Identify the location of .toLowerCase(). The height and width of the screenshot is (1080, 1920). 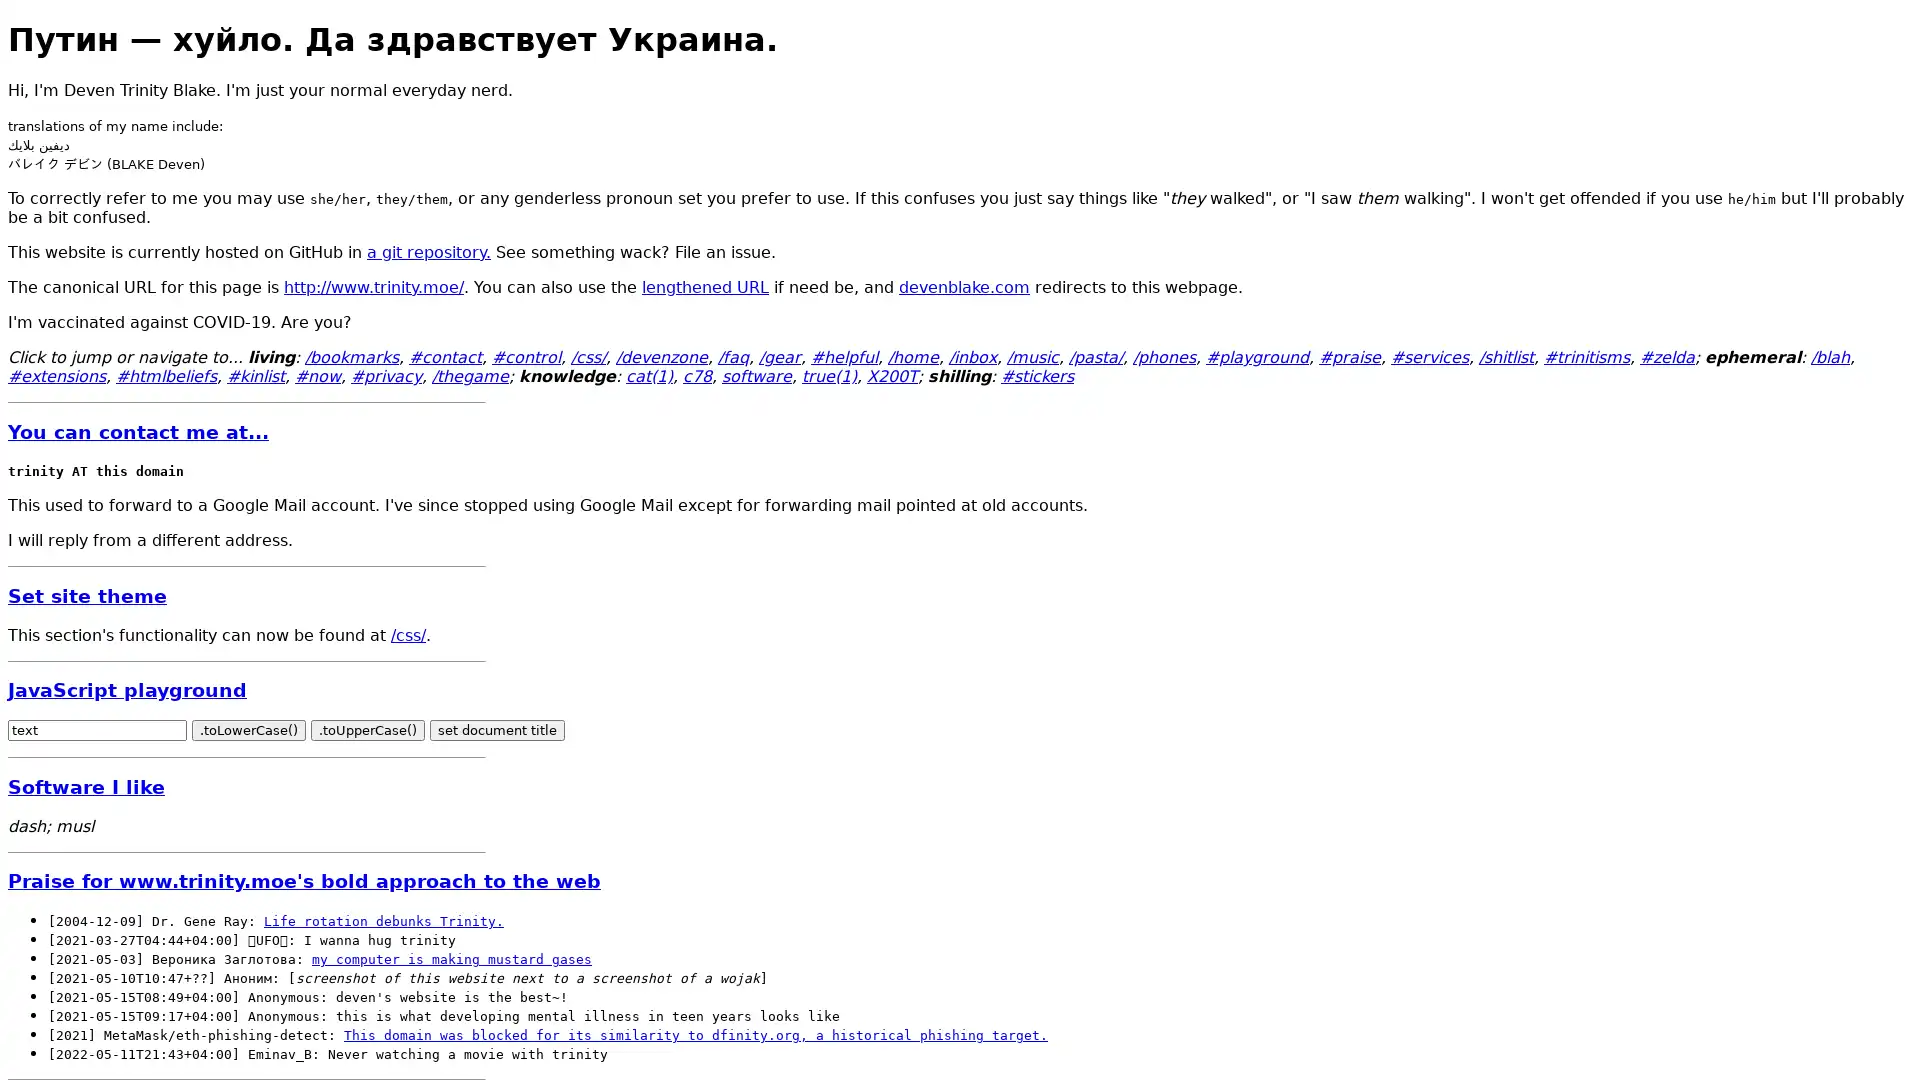
(248, 730).